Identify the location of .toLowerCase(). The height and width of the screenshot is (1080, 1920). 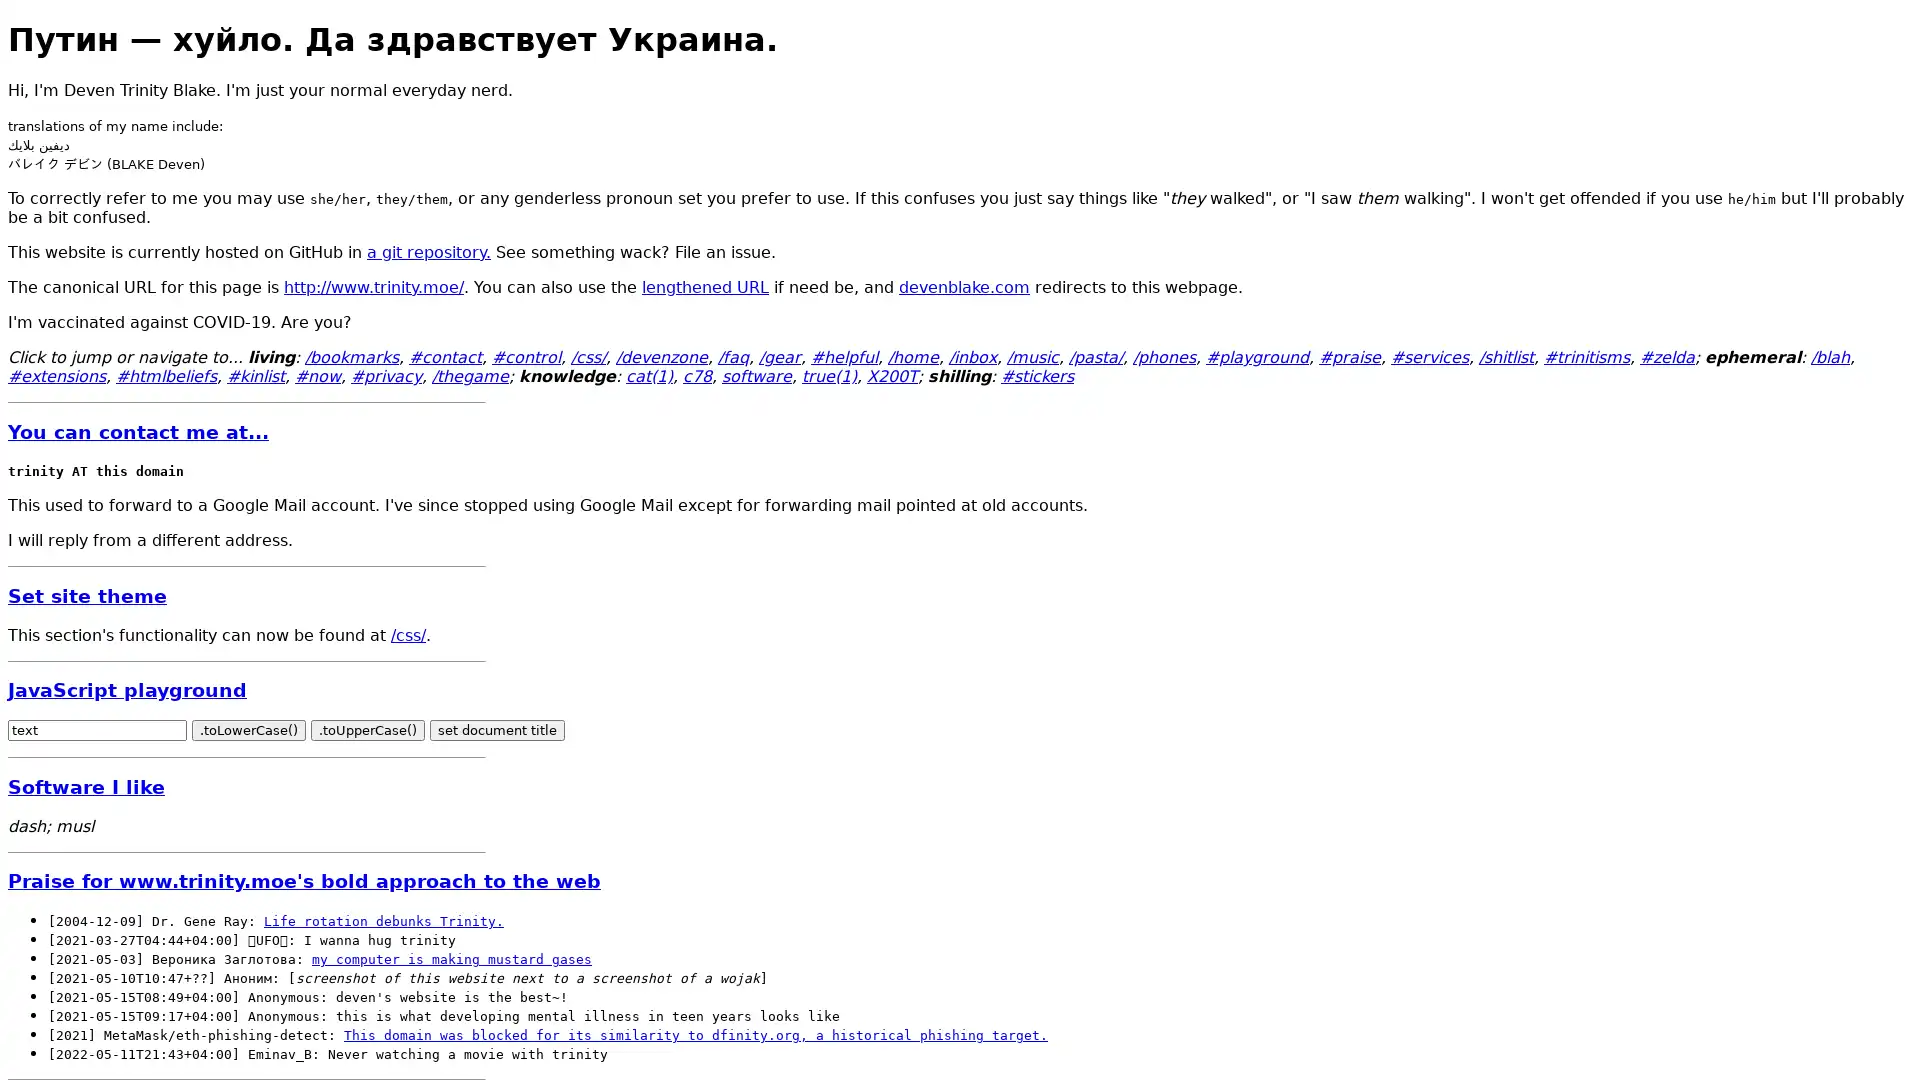
(248, 730).